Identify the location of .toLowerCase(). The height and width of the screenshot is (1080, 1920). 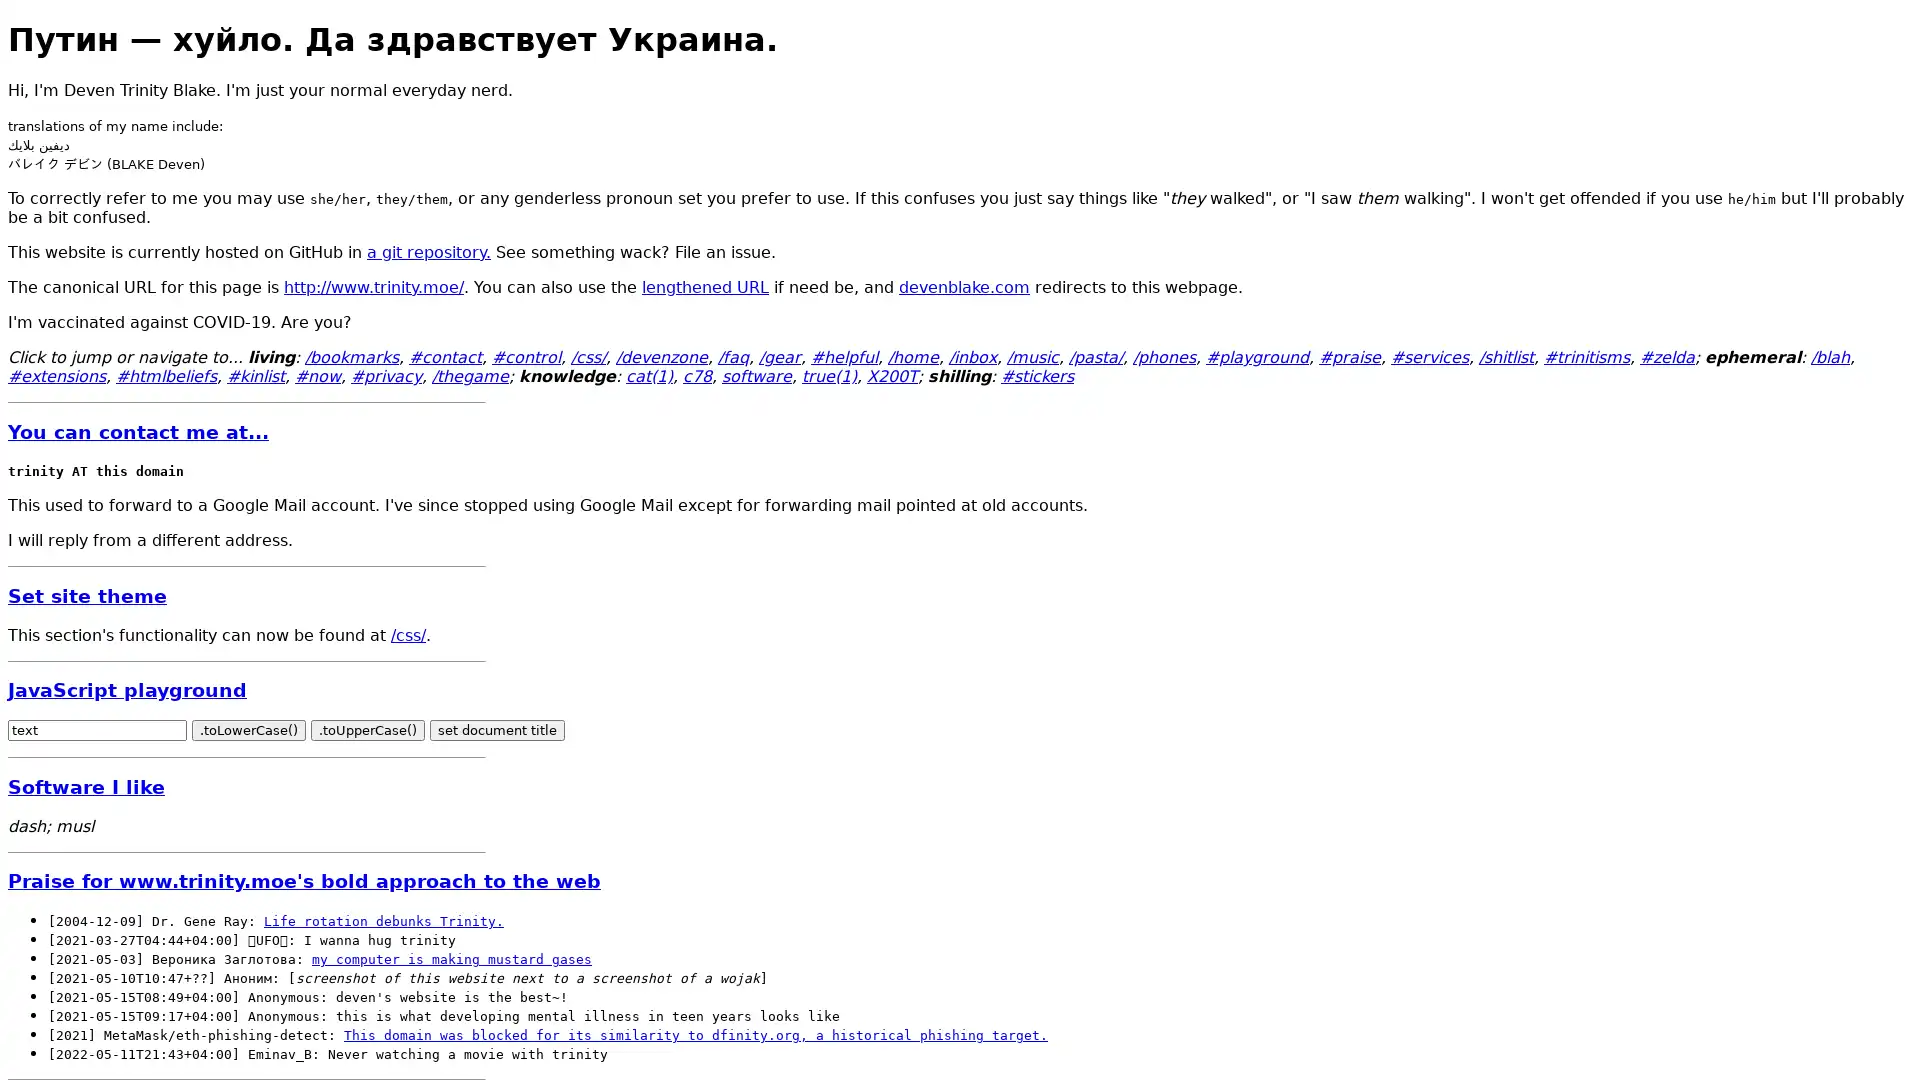
(248, 730).